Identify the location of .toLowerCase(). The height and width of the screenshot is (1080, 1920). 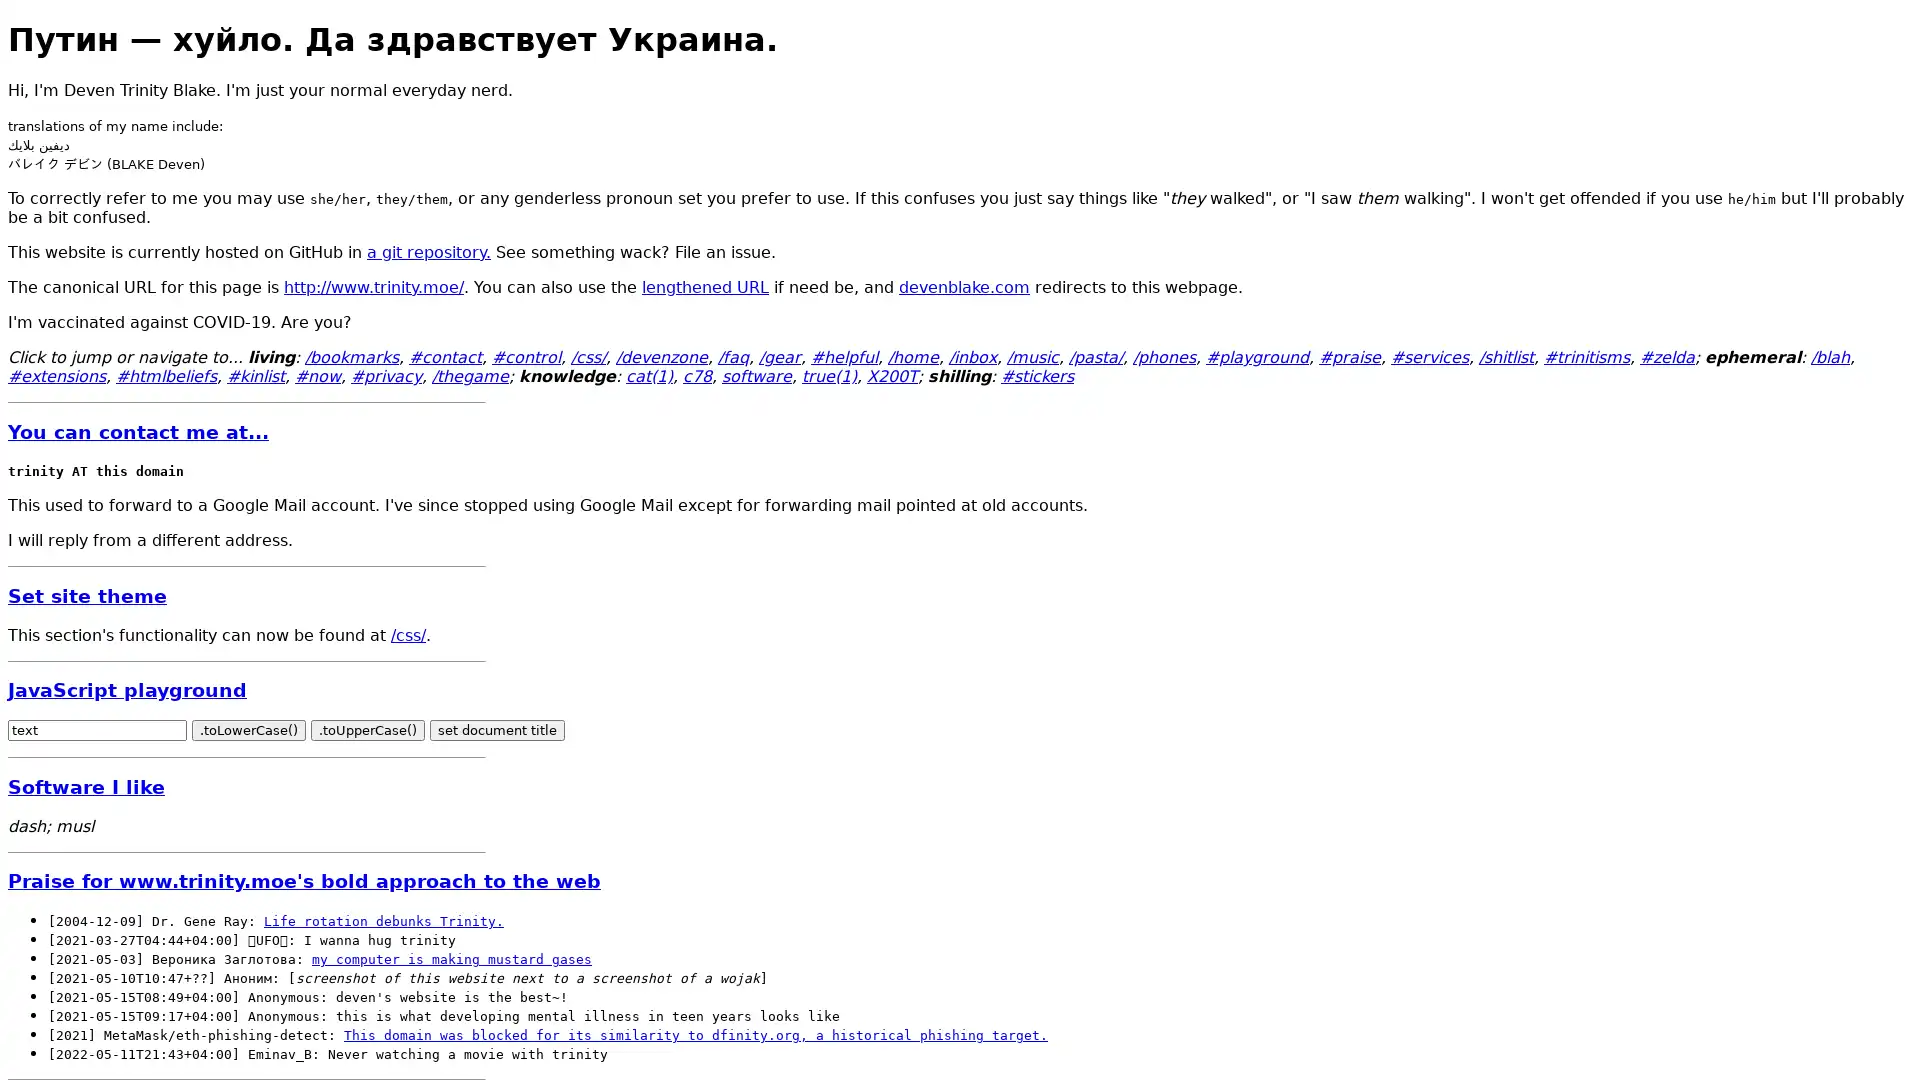
(248, 730).